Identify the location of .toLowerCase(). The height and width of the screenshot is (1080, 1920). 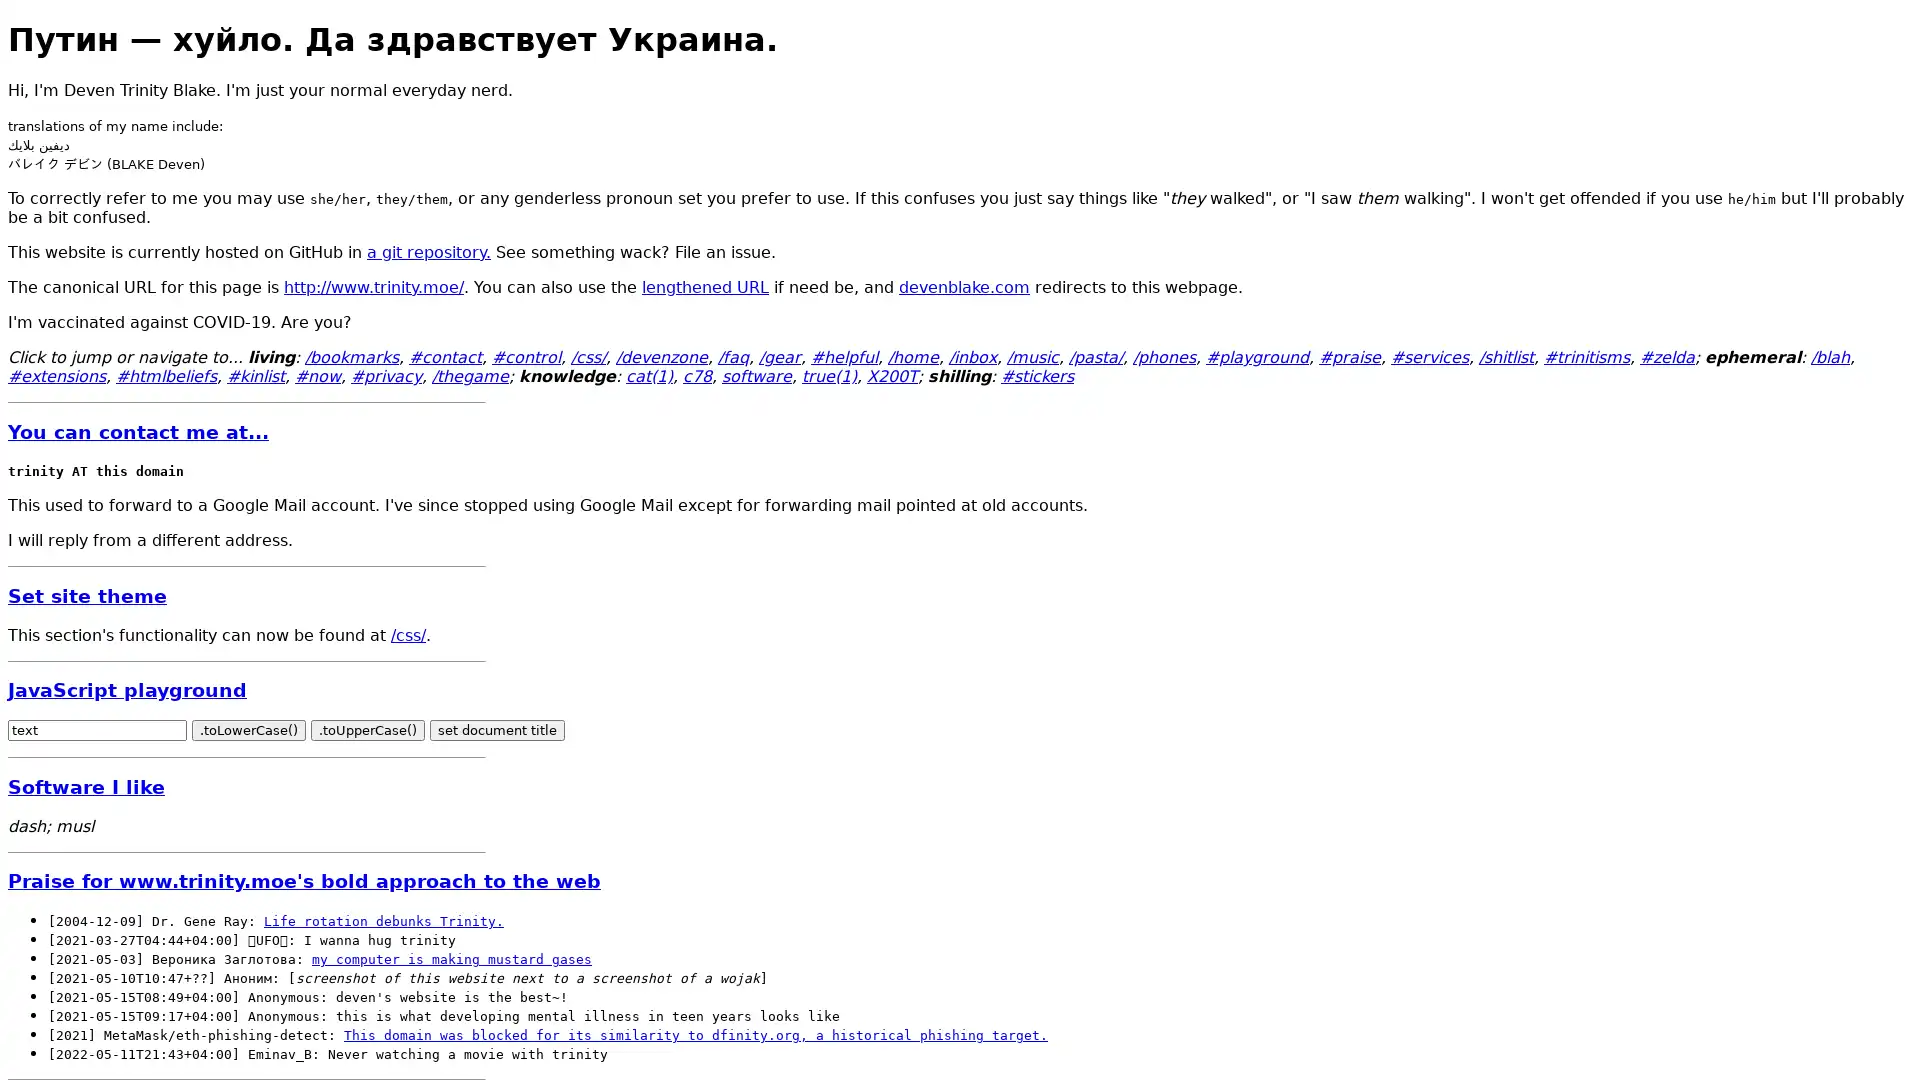
(248, 730).